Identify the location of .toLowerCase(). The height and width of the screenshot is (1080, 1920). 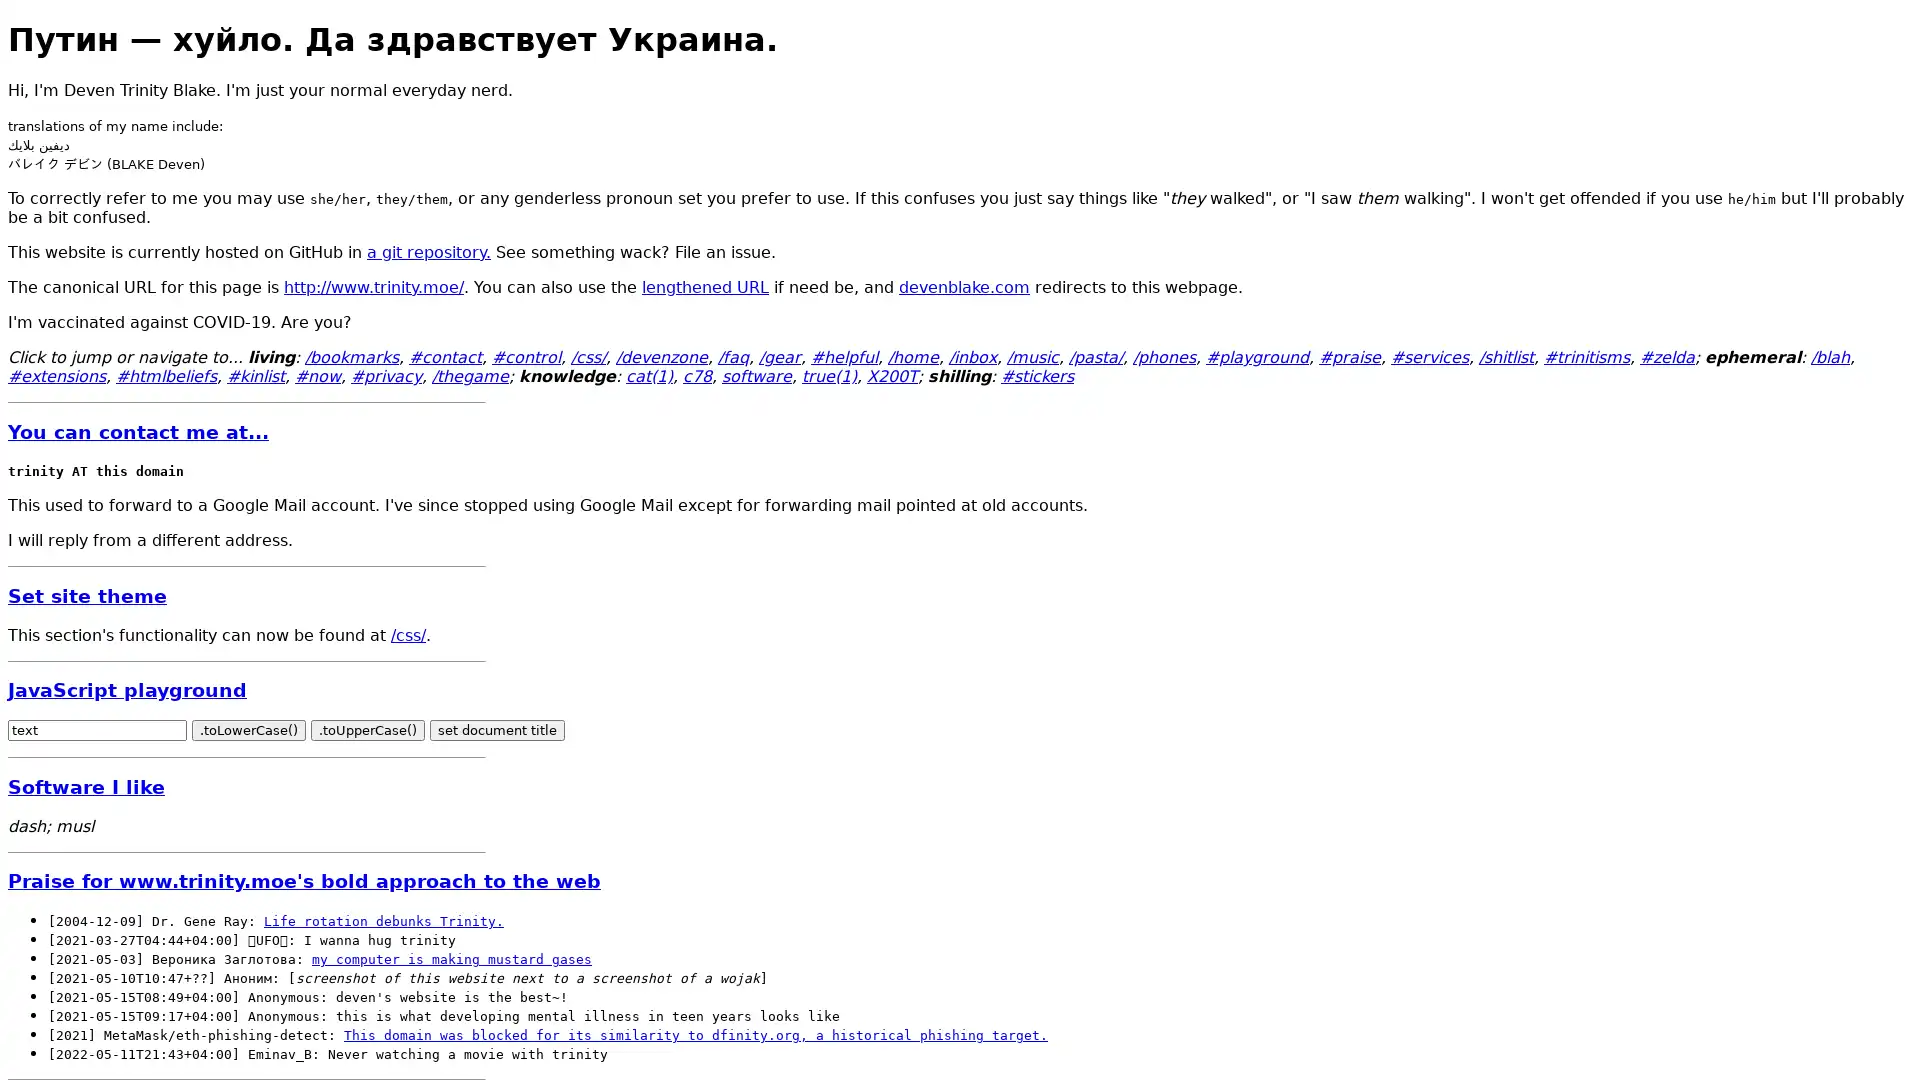
(248, 730).